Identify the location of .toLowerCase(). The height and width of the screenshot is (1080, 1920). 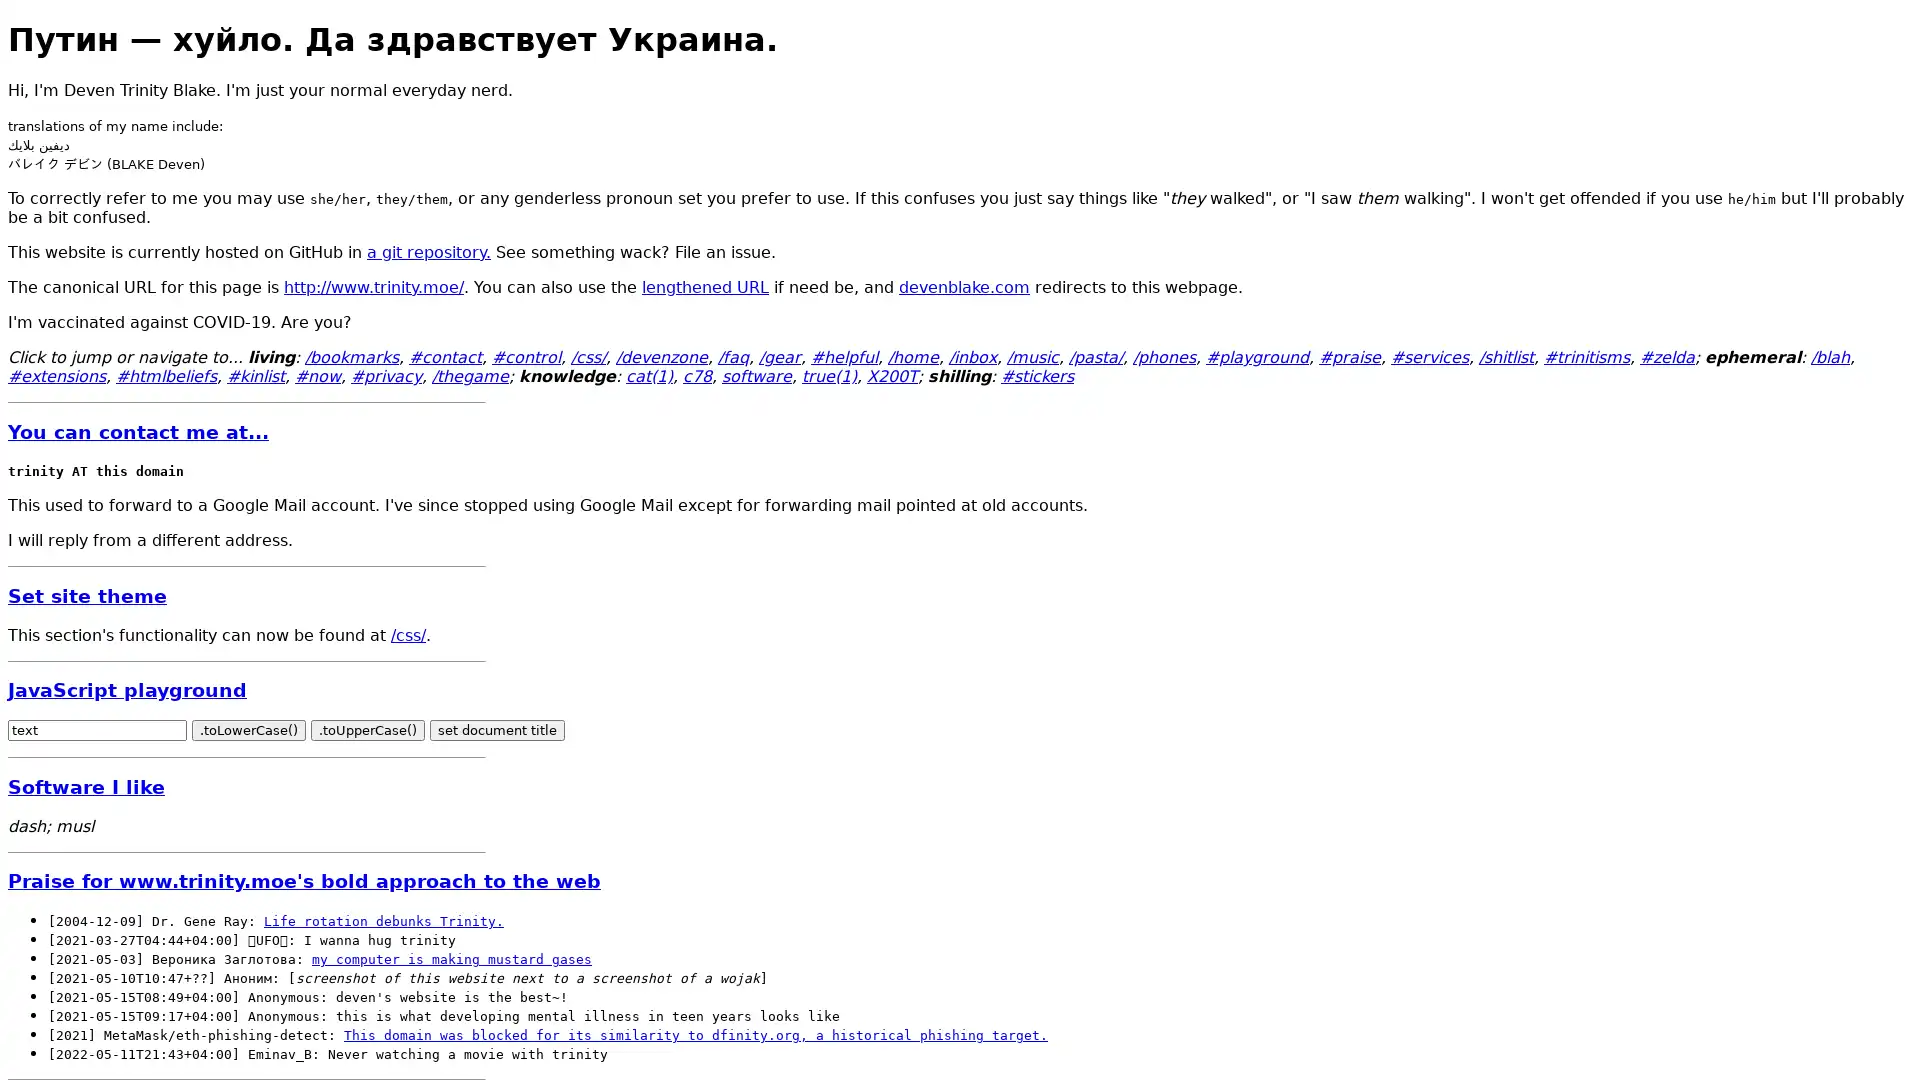
(248, 730).